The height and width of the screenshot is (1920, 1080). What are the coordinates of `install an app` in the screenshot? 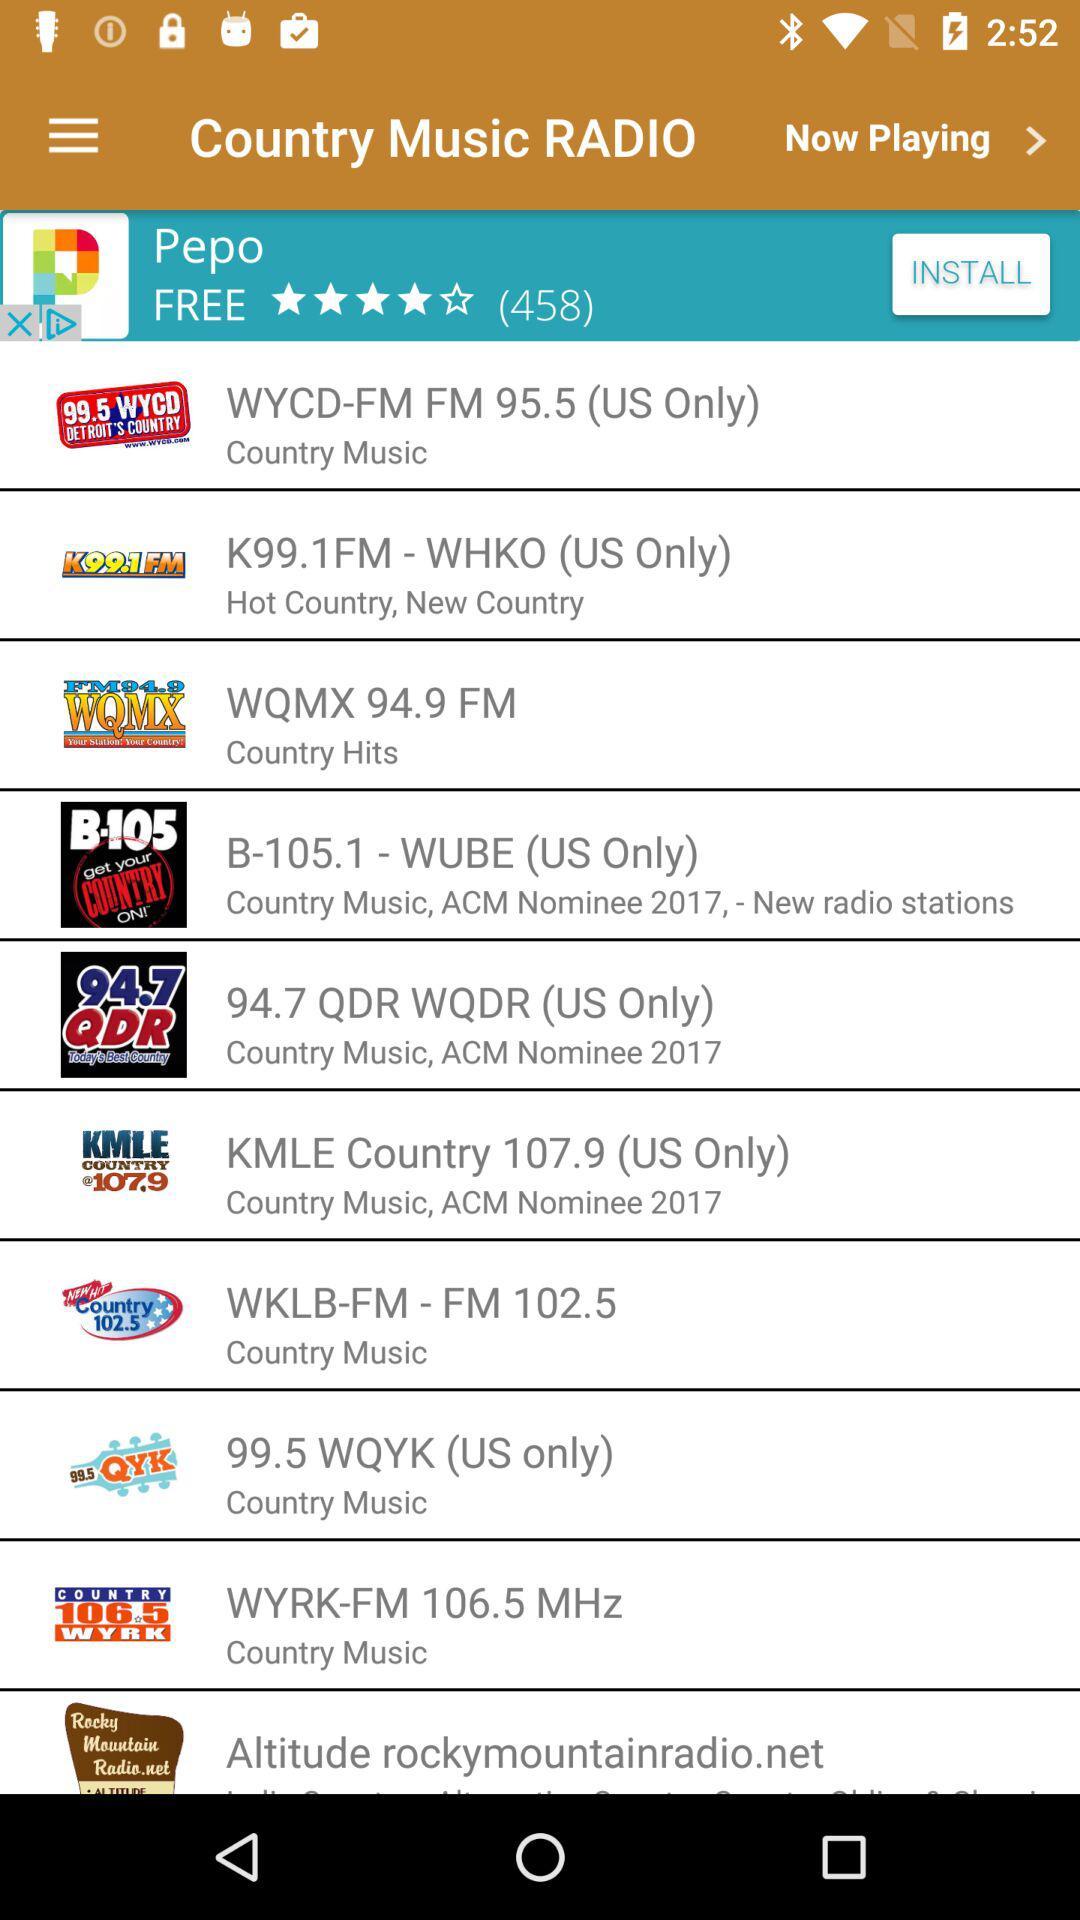 It's located at (540, 274).